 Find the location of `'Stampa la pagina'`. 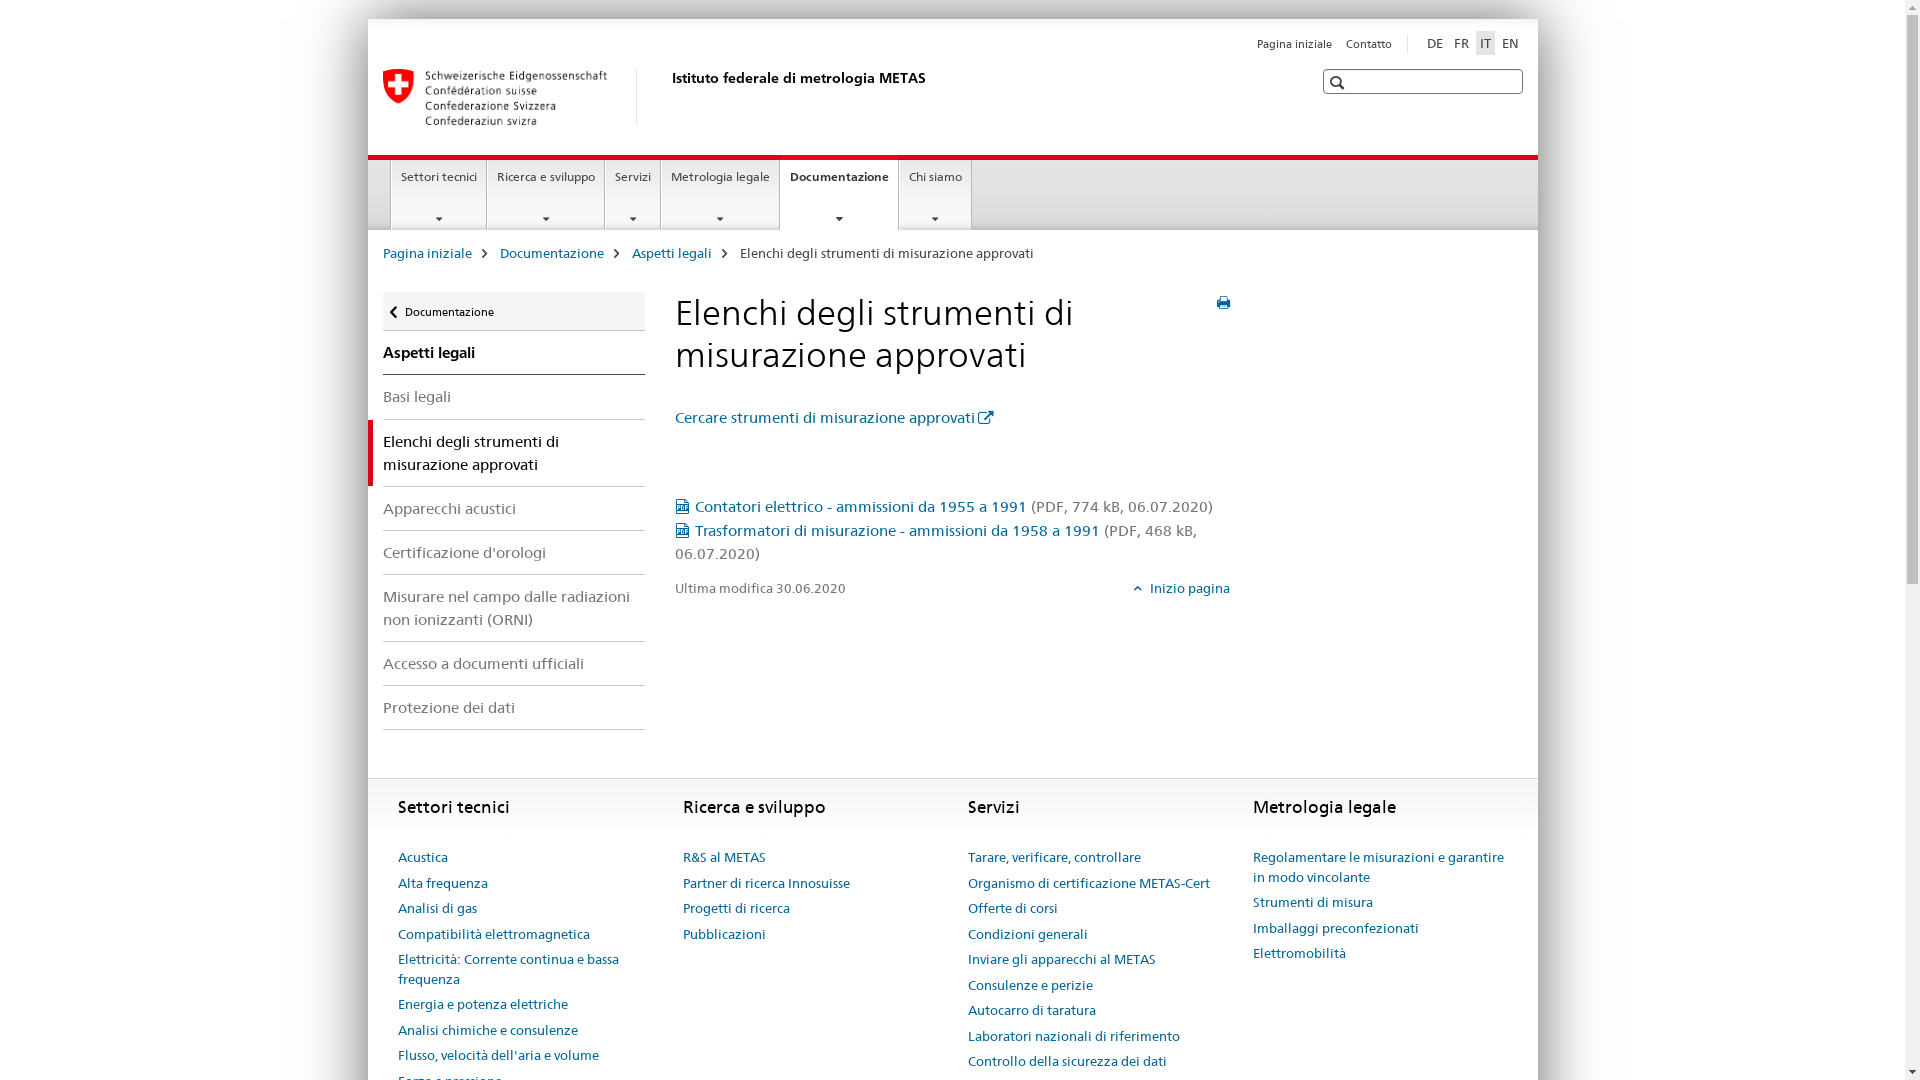

'Stampa la pagina' is located at coordinates (1222, 303).